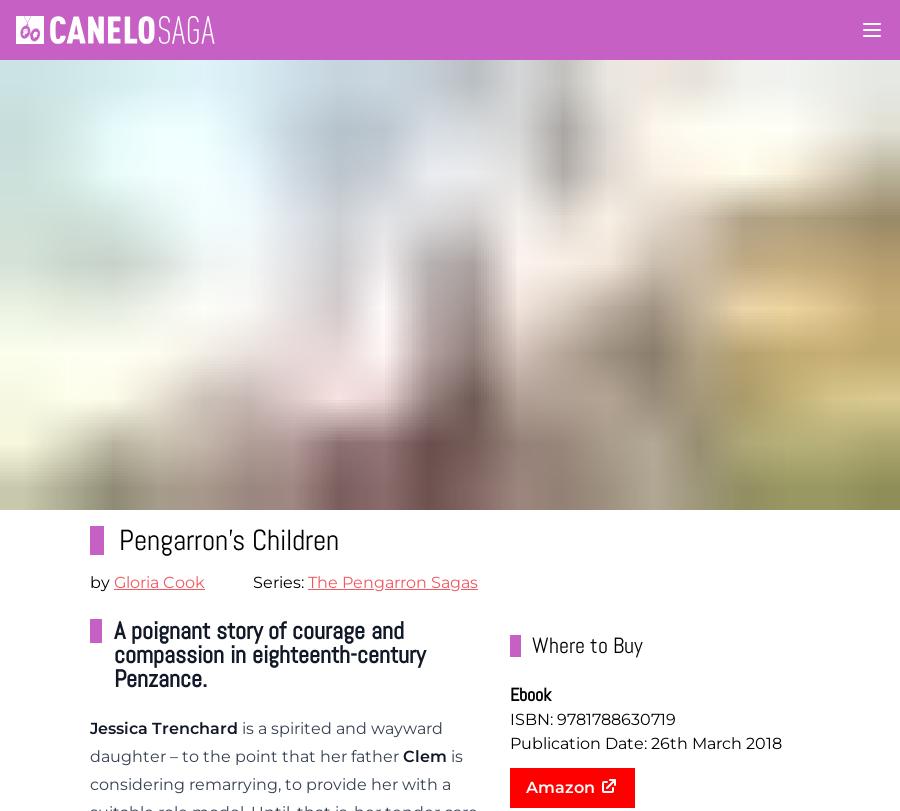  Describe the element at coordinates (100, 580) in the screenshot. I see `'by'` at that location.